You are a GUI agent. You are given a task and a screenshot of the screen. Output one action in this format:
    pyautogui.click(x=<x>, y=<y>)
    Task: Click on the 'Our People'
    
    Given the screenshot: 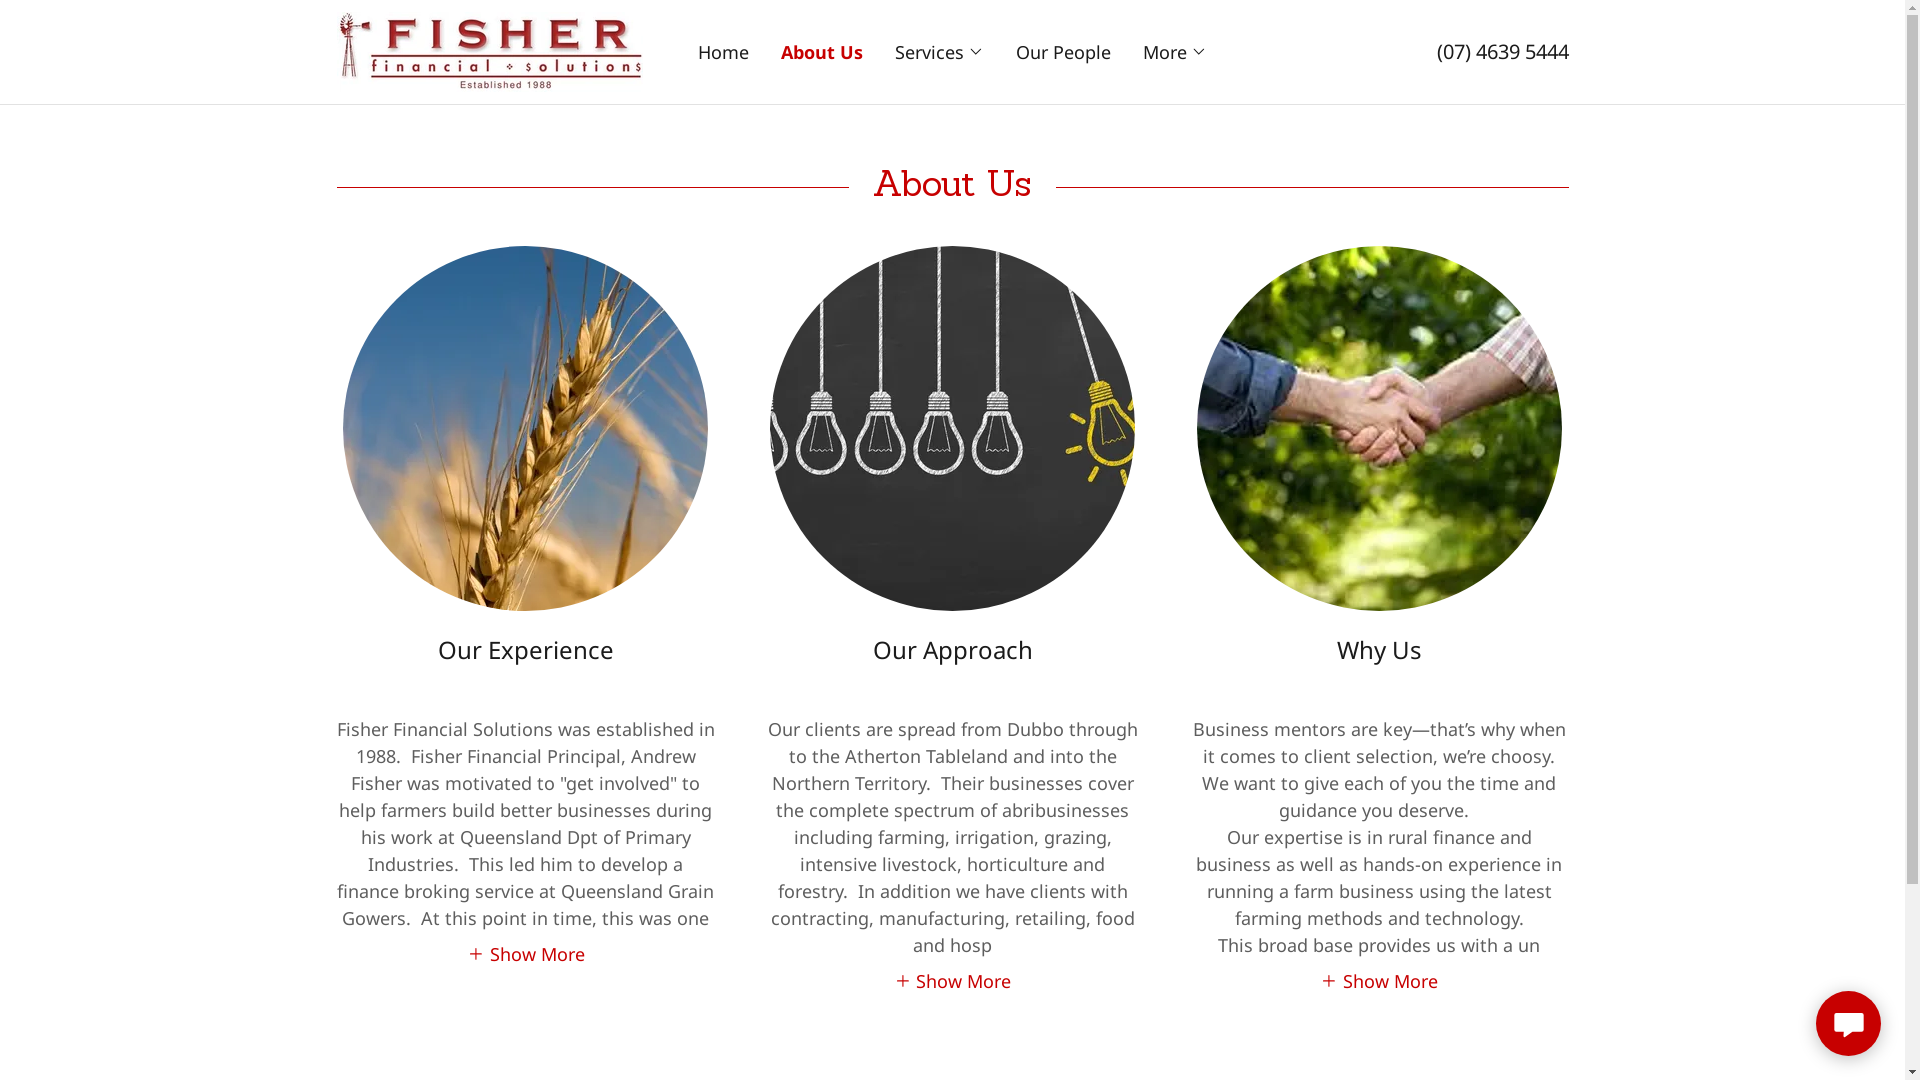 What is the action you would take?
    pyautogui.click(x=1062, y=50)
    